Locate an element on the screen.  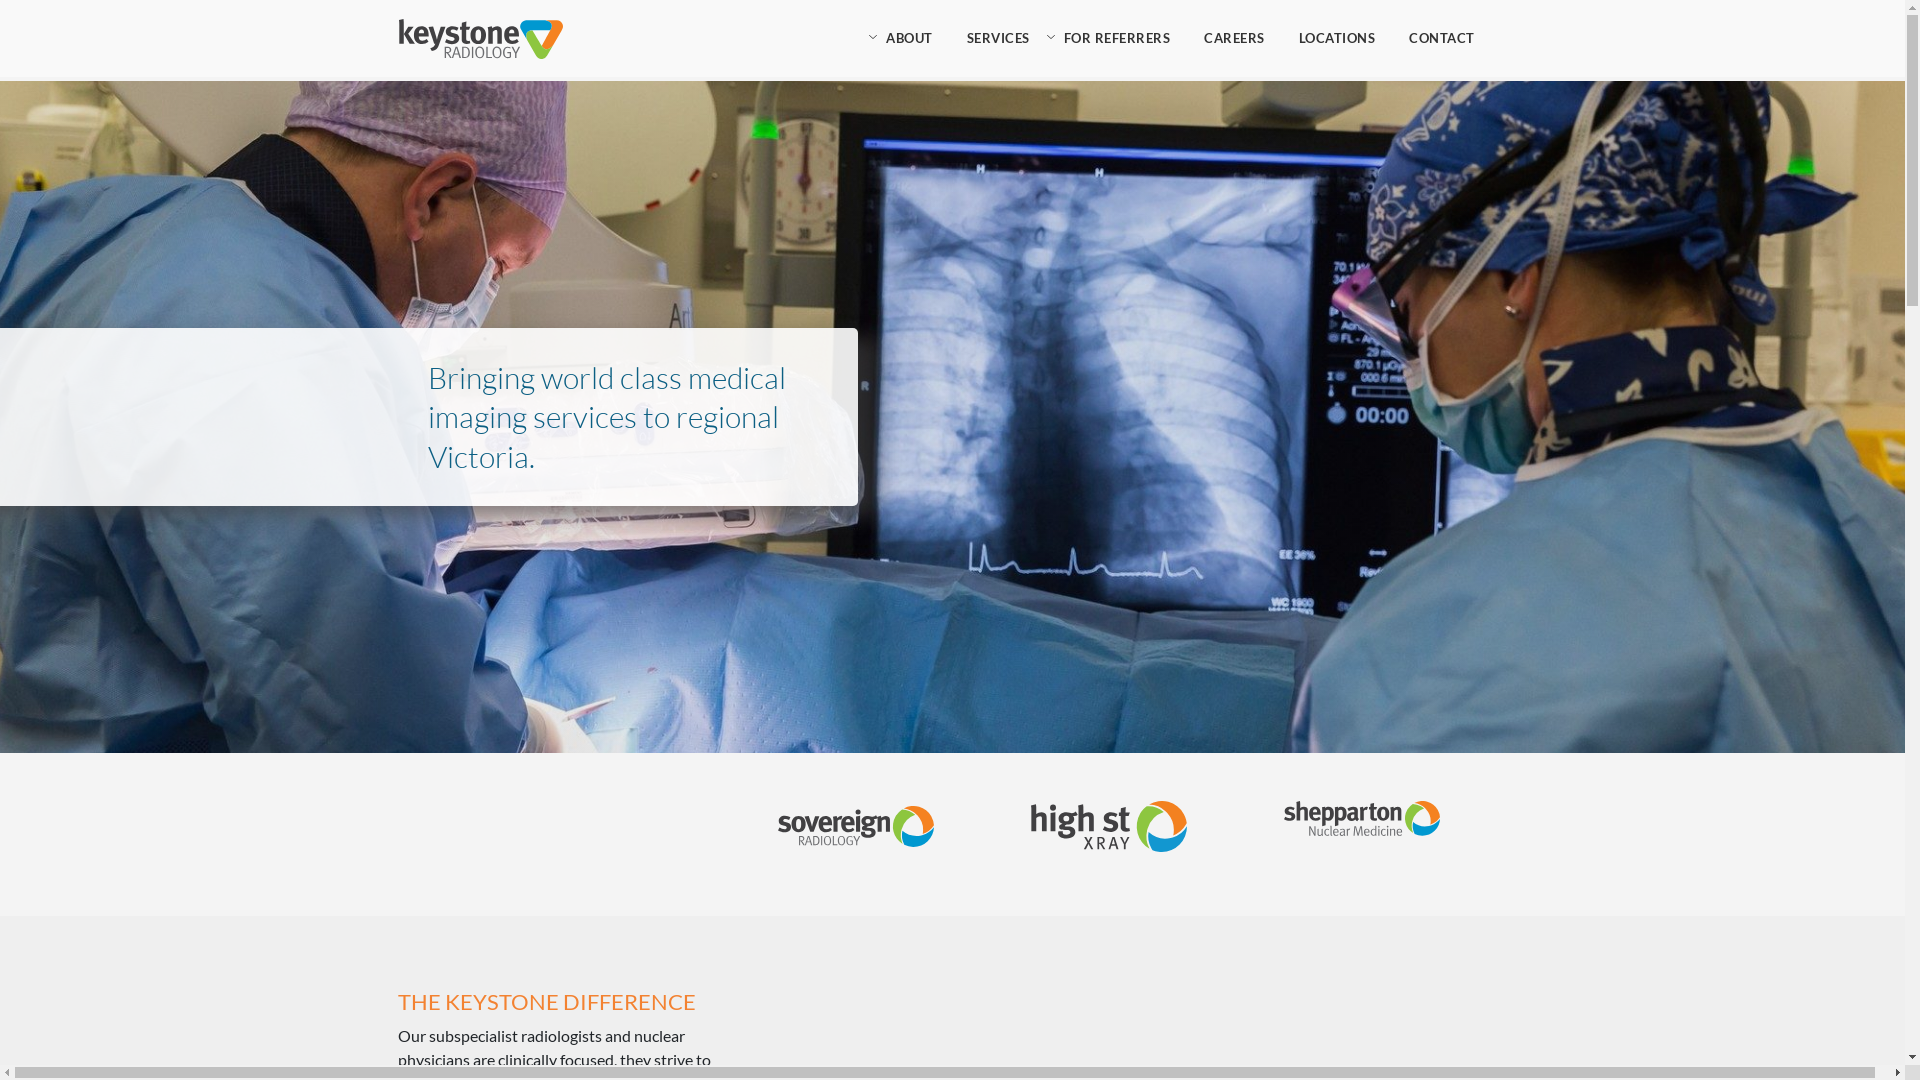
'CAREERS' is located at coordinates (1233, 38).